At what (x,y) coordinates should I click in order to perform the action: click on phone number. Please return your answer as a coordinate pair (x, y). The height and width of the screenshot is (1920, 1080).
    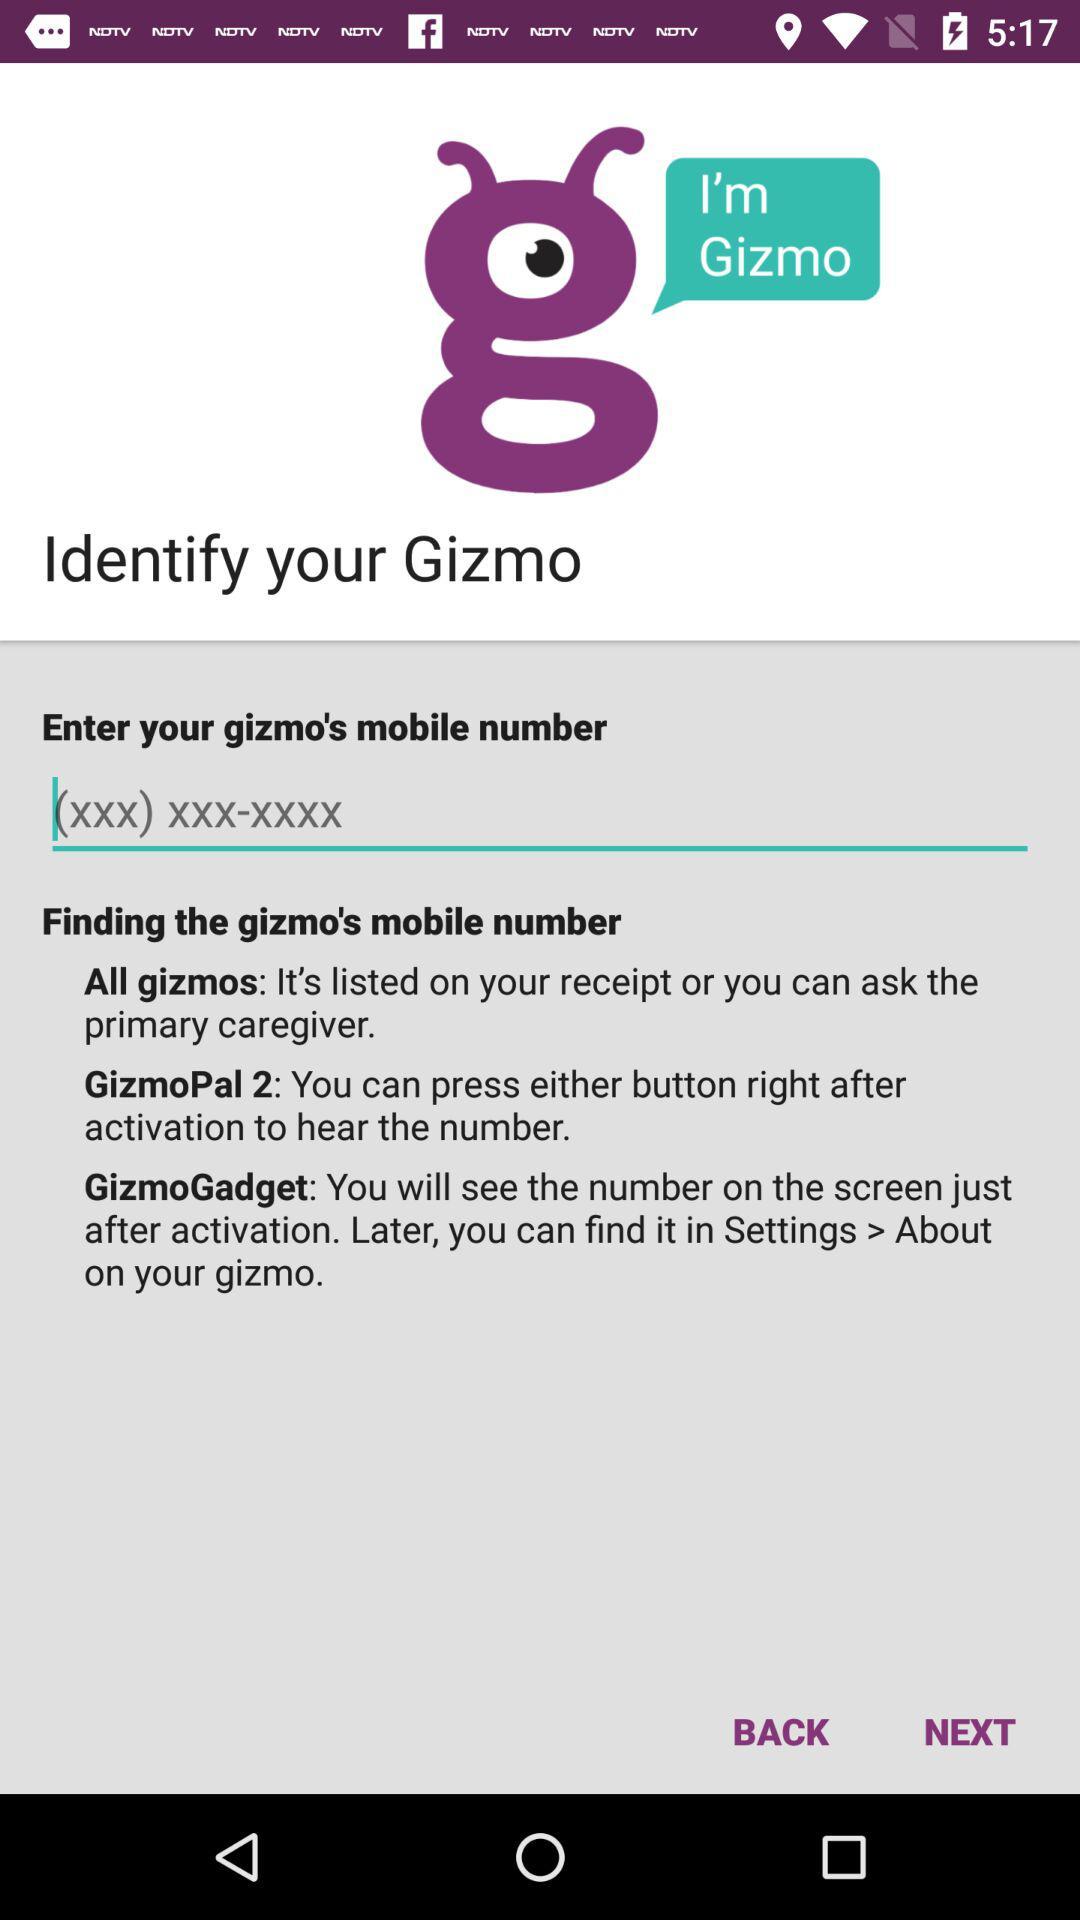
    Looking at the image, I should click on (540, 810).